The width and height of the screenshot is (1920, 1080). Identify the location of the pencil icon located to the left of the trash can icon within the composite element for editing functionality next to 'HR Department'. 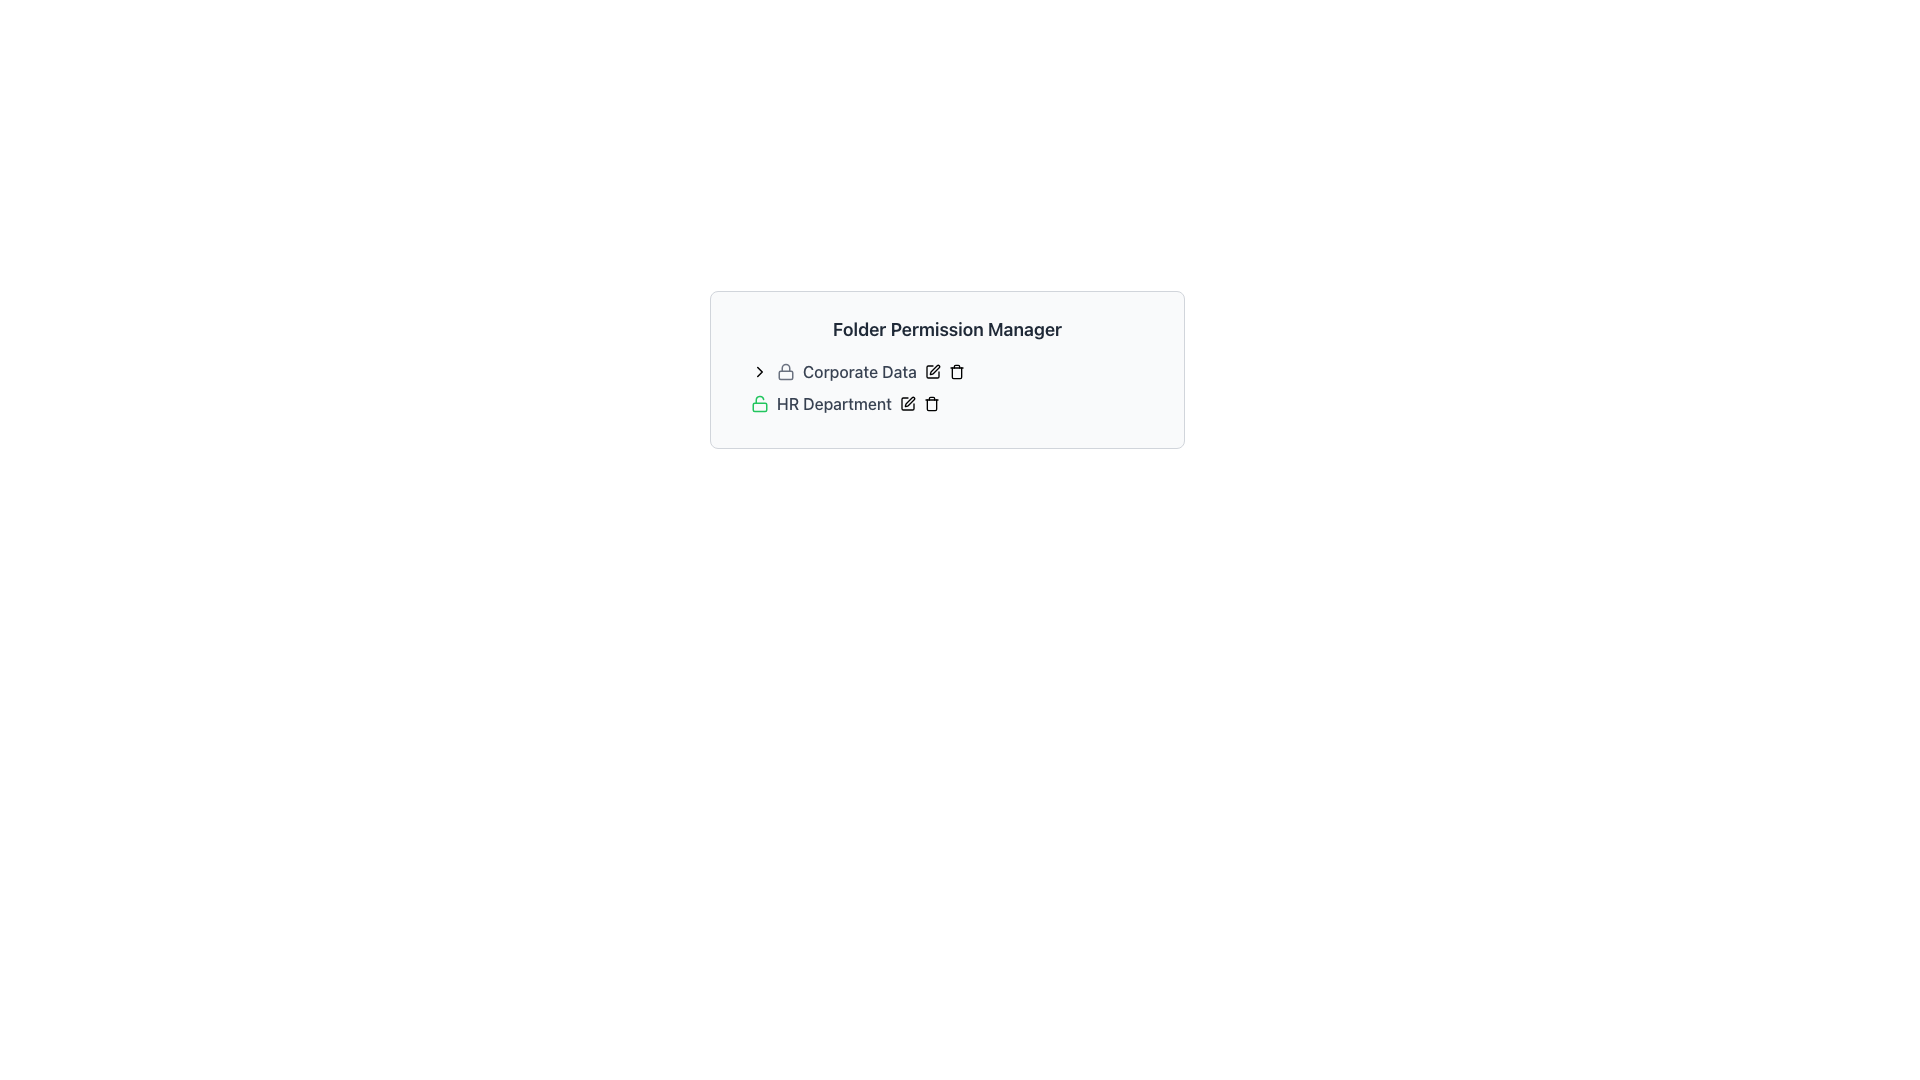
(918, 404).